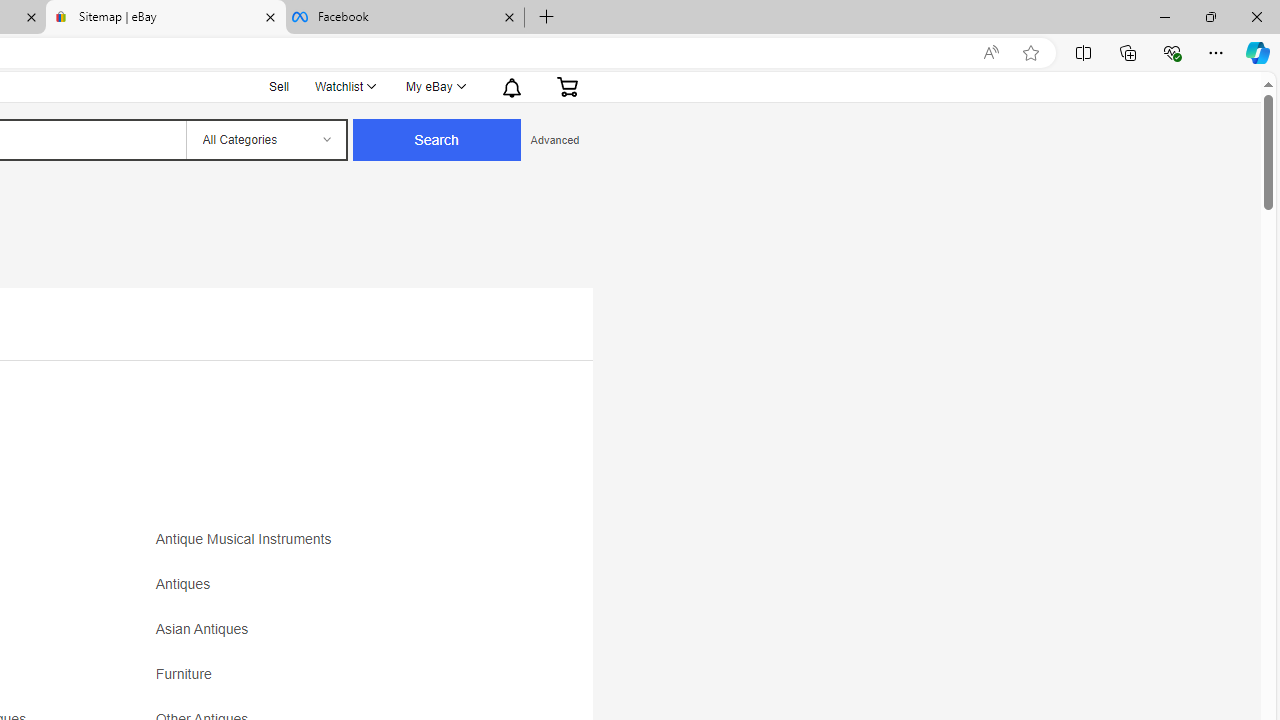 Image resolution: width=1280 pixels, height=720 pixels. I want to click on 'Search', so click(435, 139).